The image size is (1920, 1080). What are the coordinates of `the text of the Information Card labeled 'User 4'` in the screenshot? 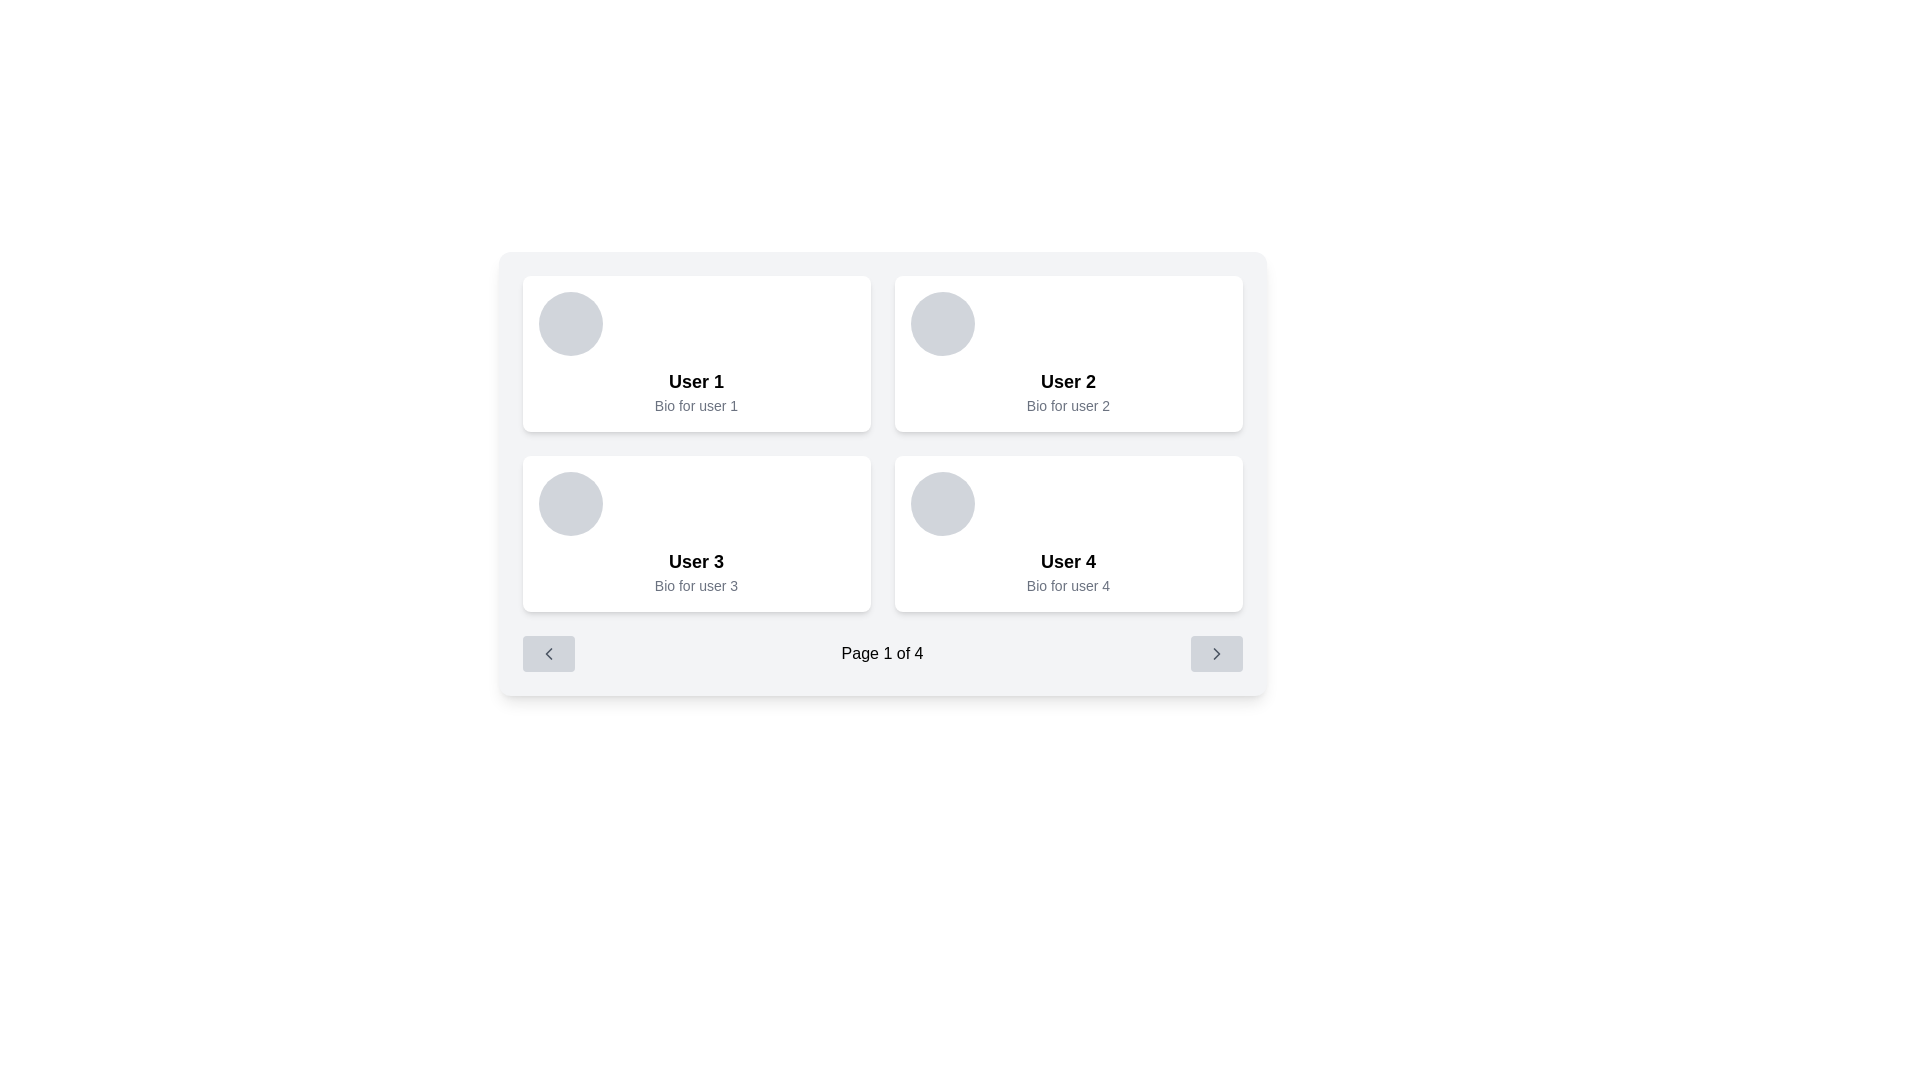 It's located at (1067, 532).